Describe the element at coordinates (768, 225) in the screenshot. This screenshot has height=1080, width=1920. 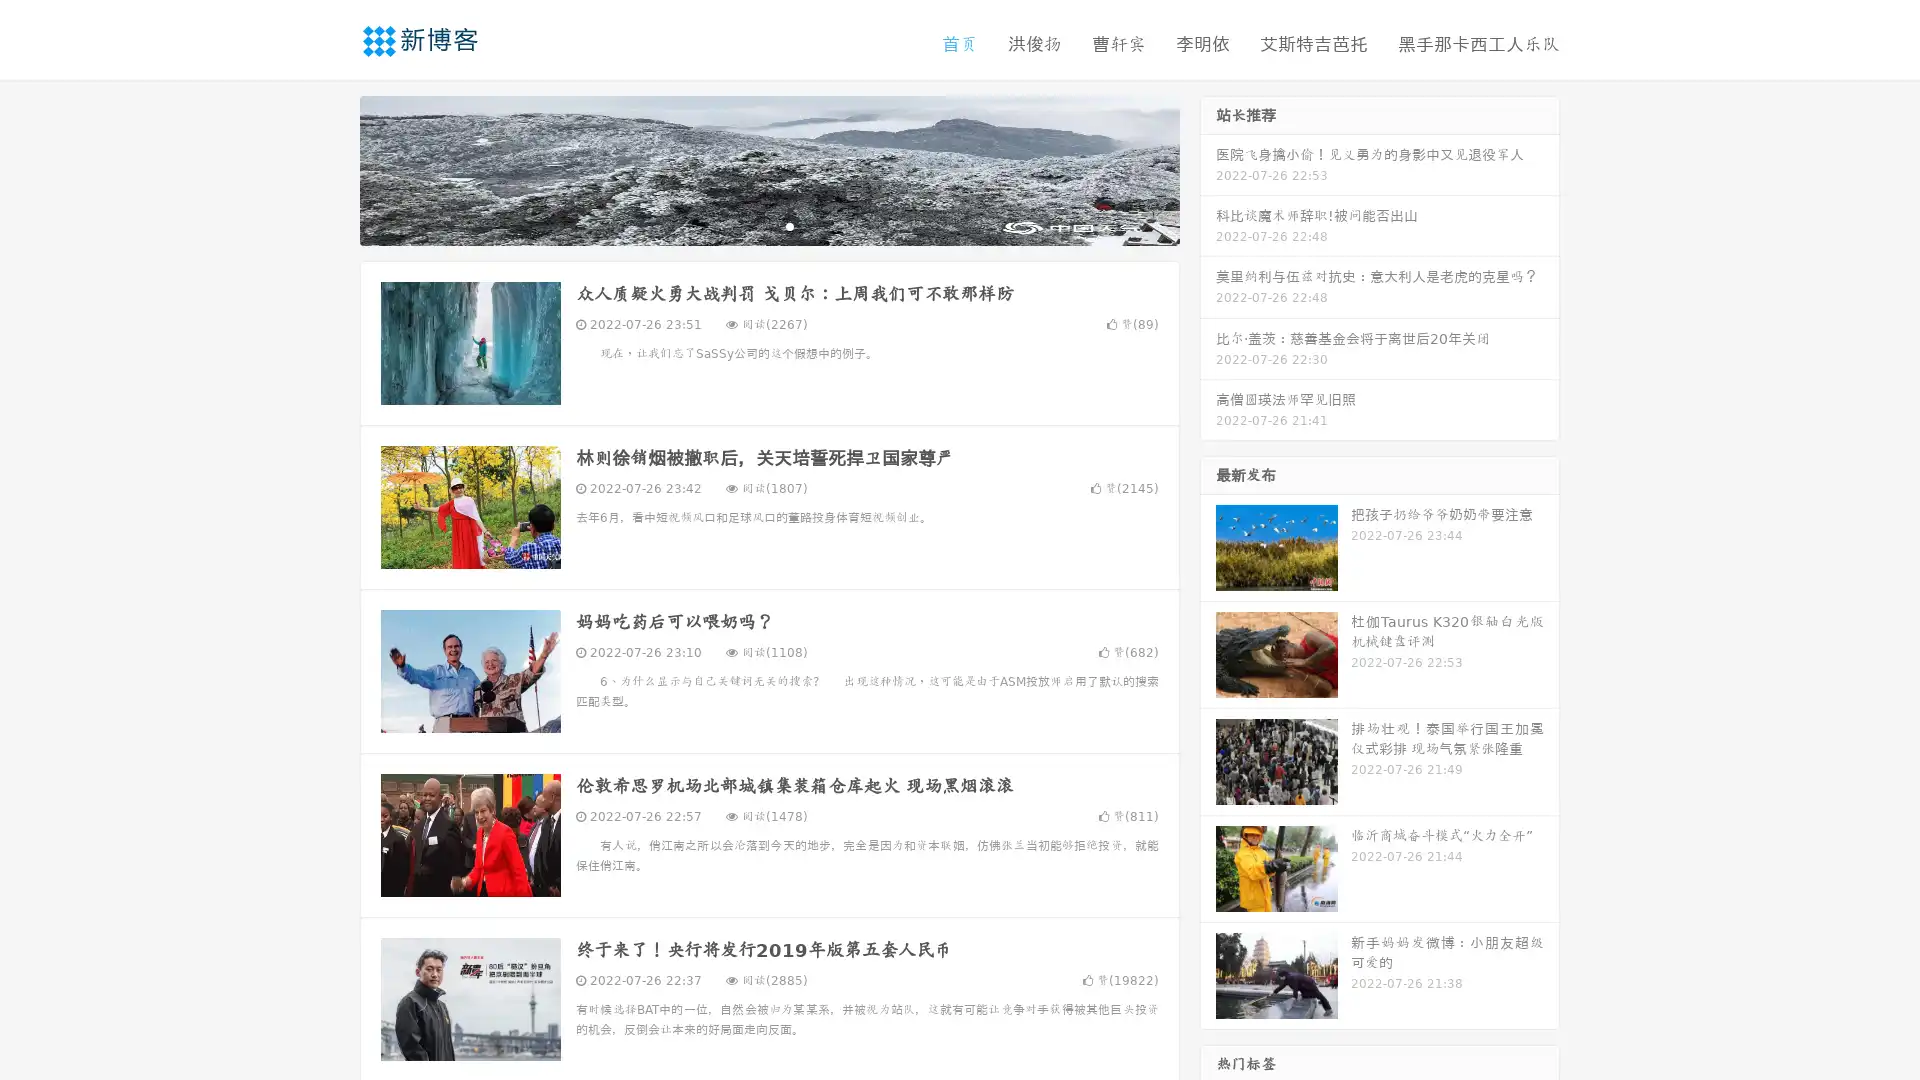
I see `Go to slide 2` at that location.